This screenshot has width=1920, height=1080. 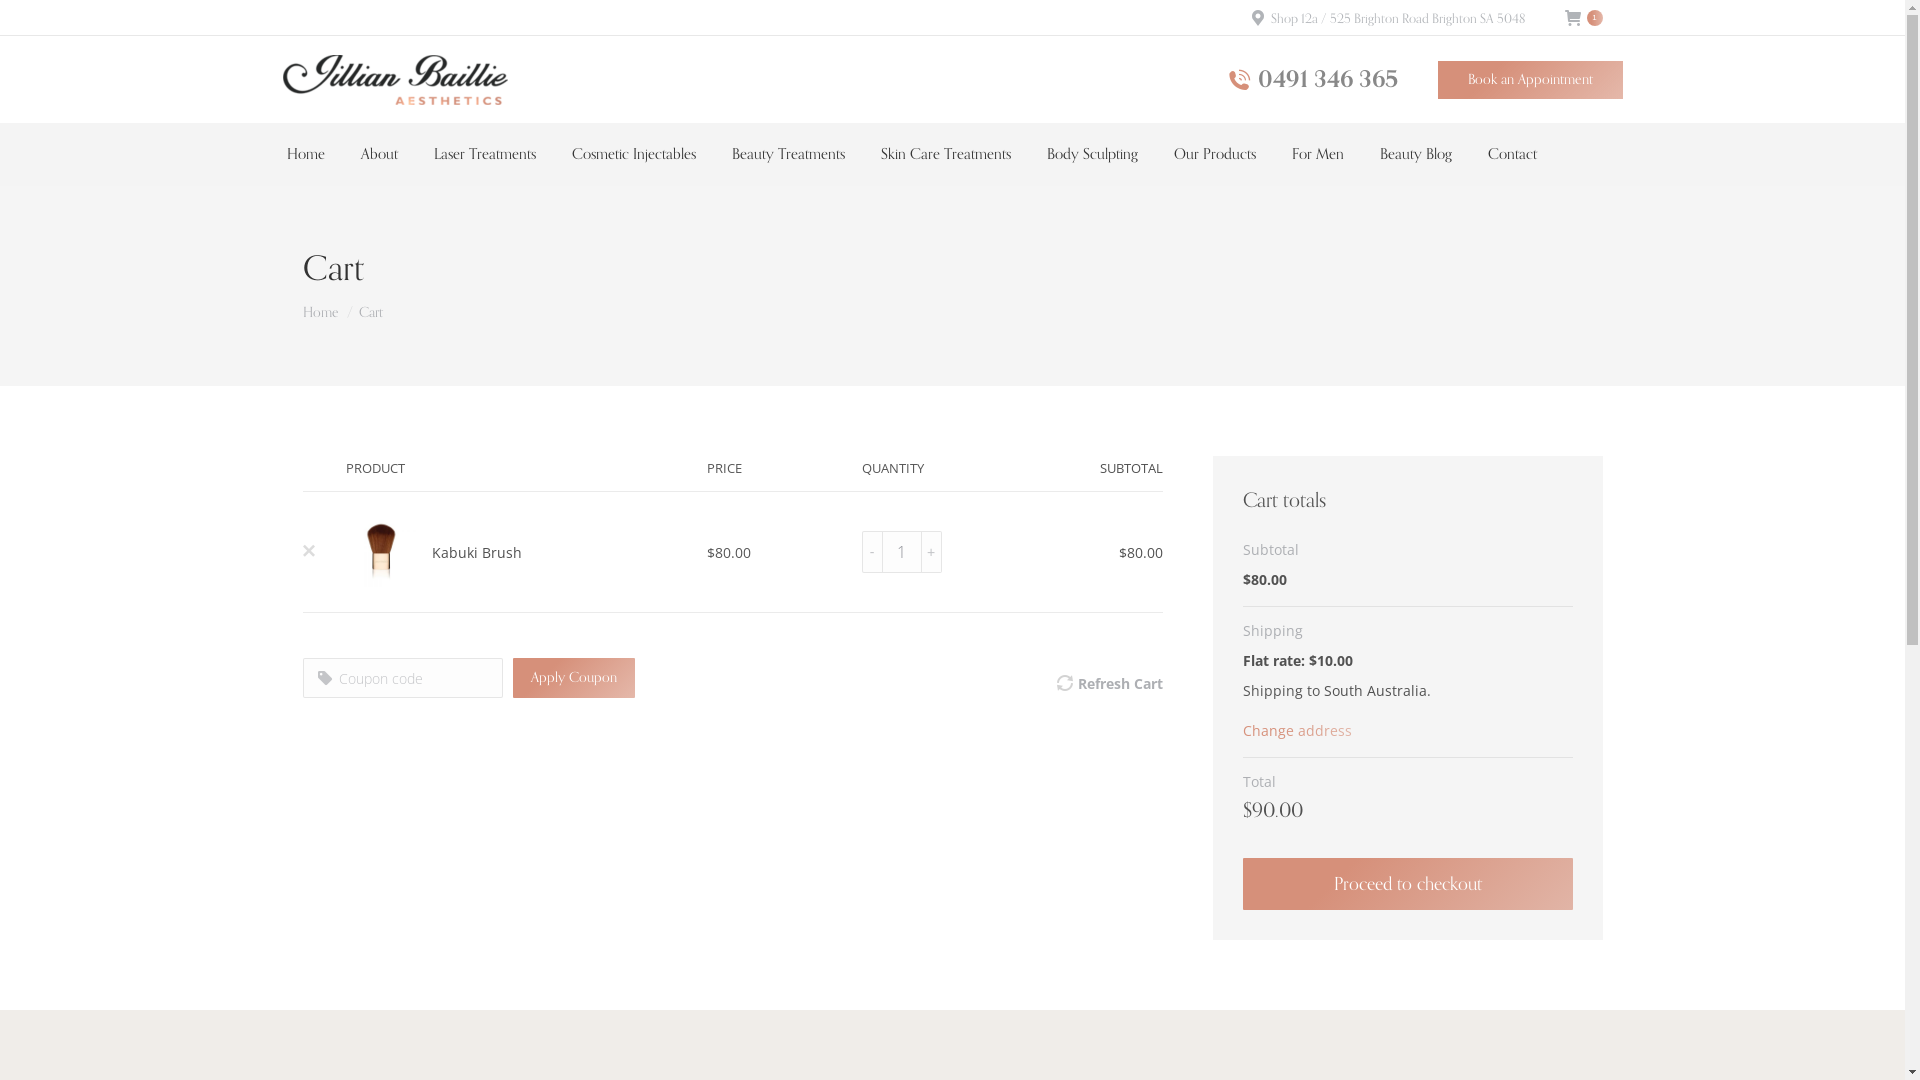 I want to click on 'About', so click(x=355, y=153).